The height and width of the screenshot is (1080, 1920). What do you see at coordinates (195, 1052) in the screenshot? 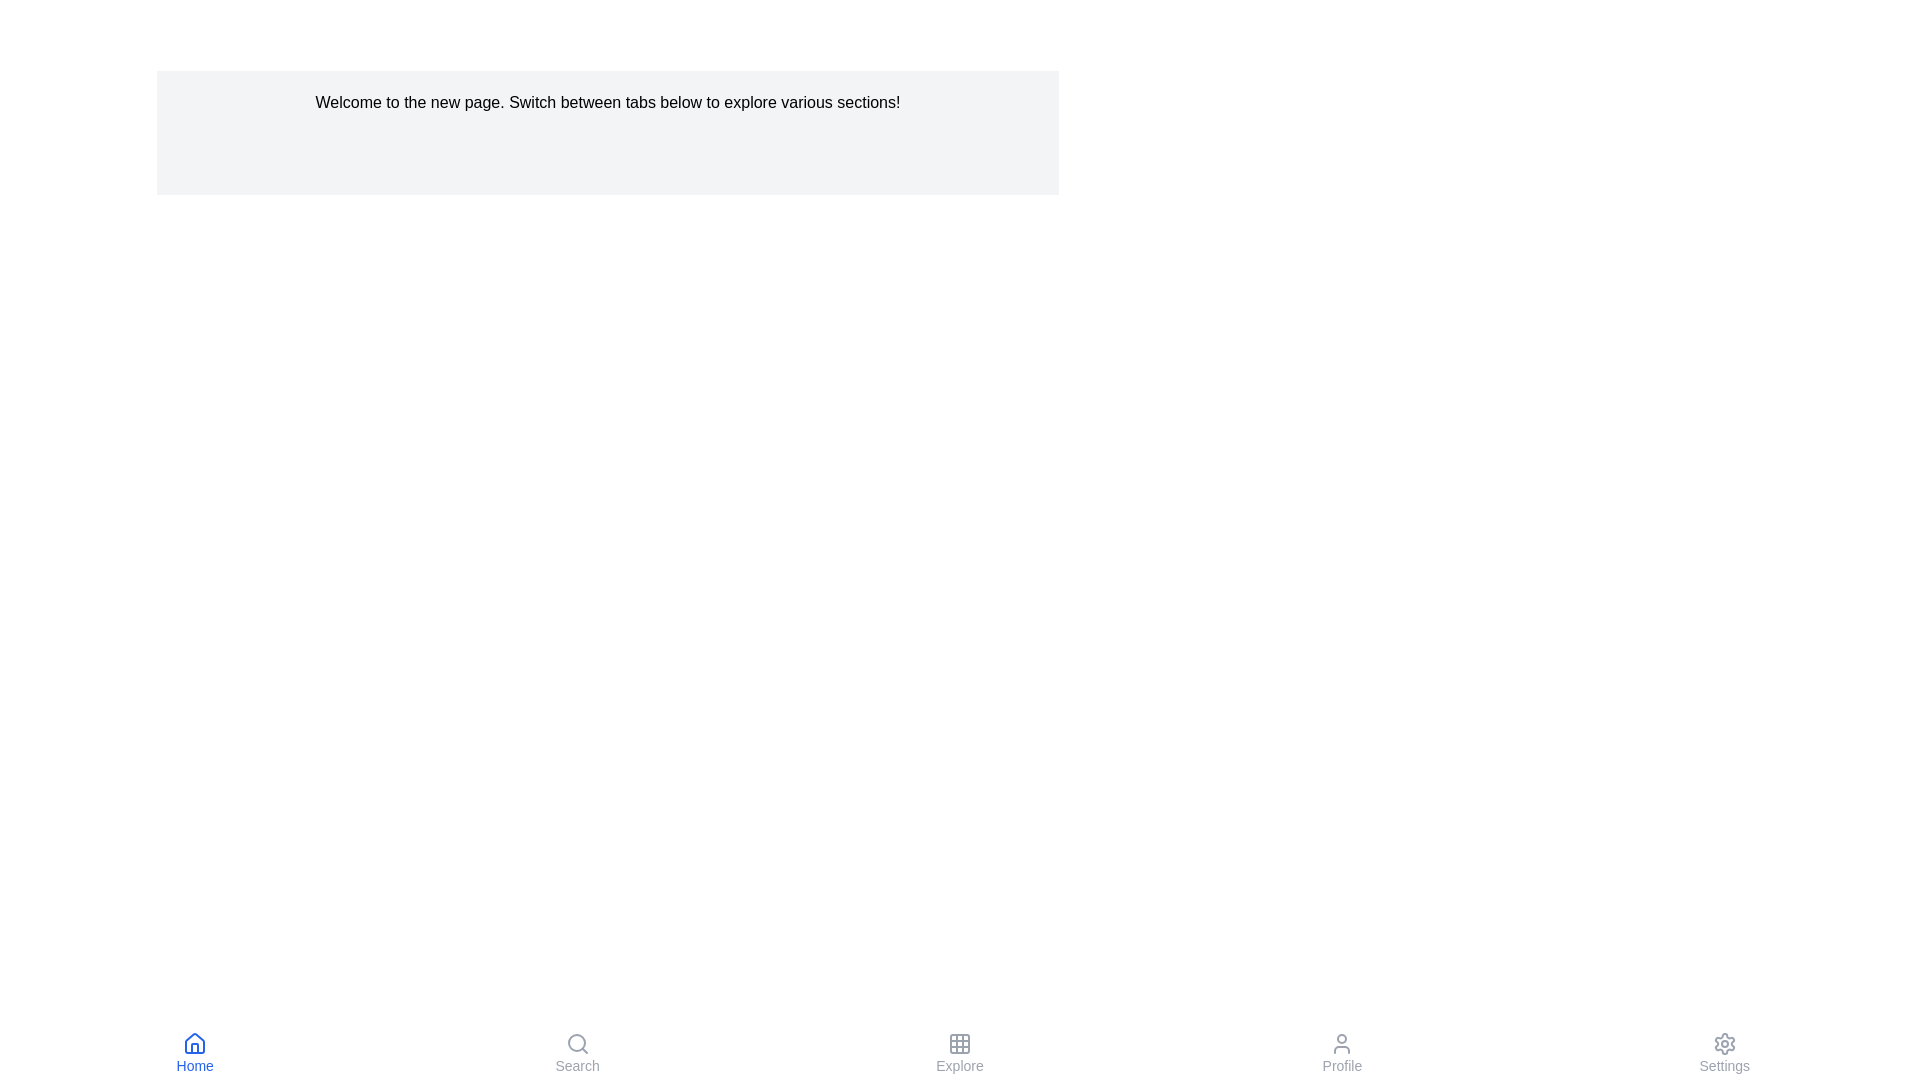
I see `the 'Home' tab item in the navigation bar, which is styled with a blue house icon and is the leftmost item in the horizontal list of tabs at the bottom of the interface` at bounding box center [195, 1052].